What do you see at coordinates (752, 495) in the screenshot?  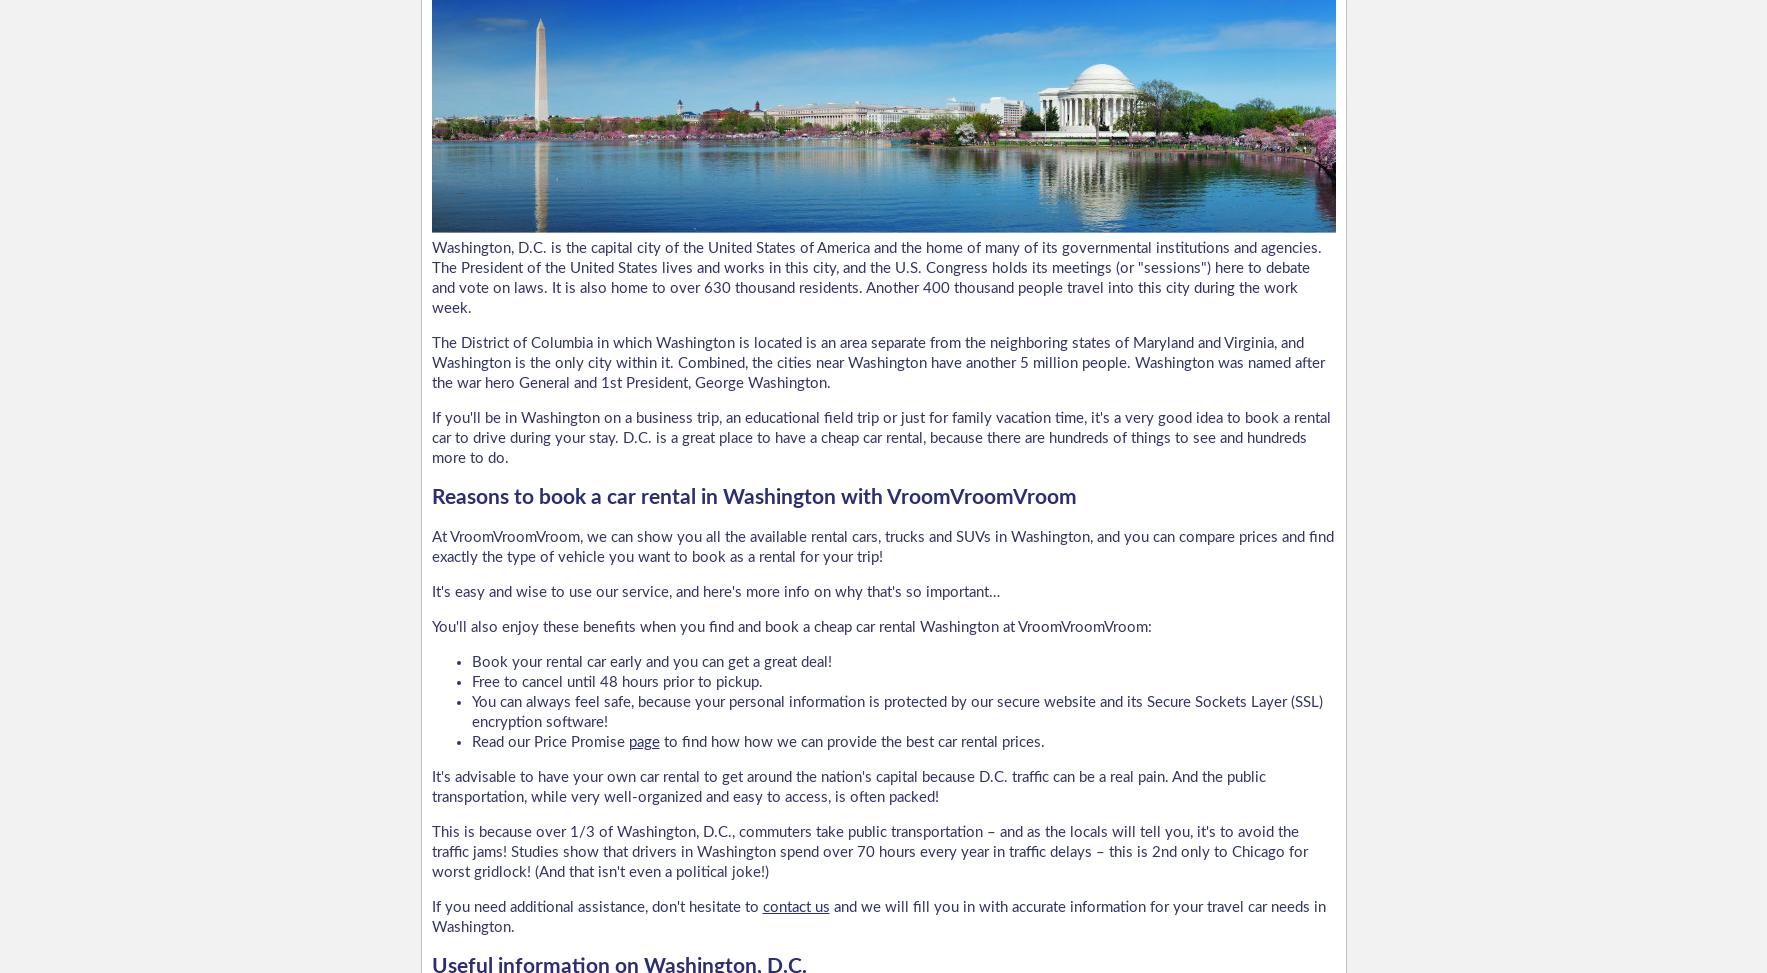 I see `'Reasons to book a car rental in Washington with VroomVroomVroom'` at bounding box center [752, 495].